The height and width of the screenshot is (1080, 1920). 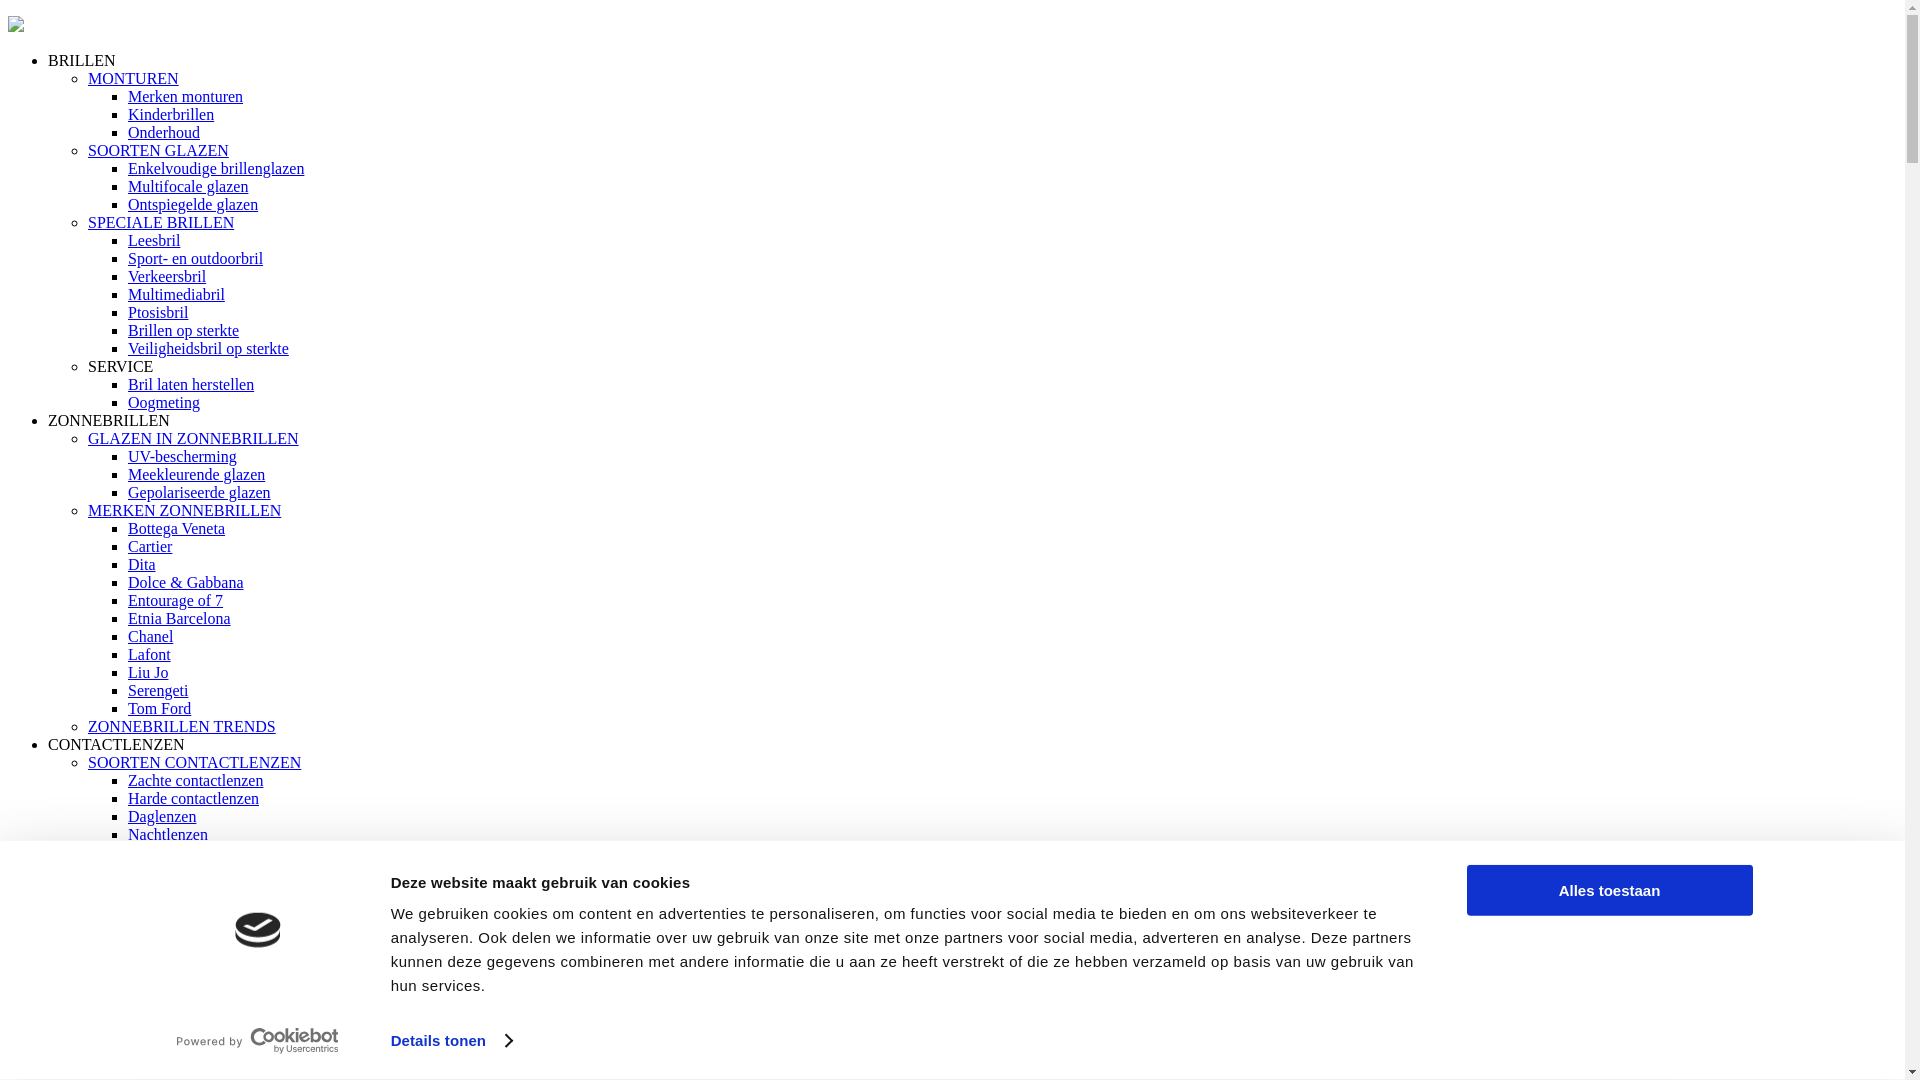 What do you see at coordinates (119, 366) in the screenshot?
I see `'SERVICE'` at bounding box center [119, 366].